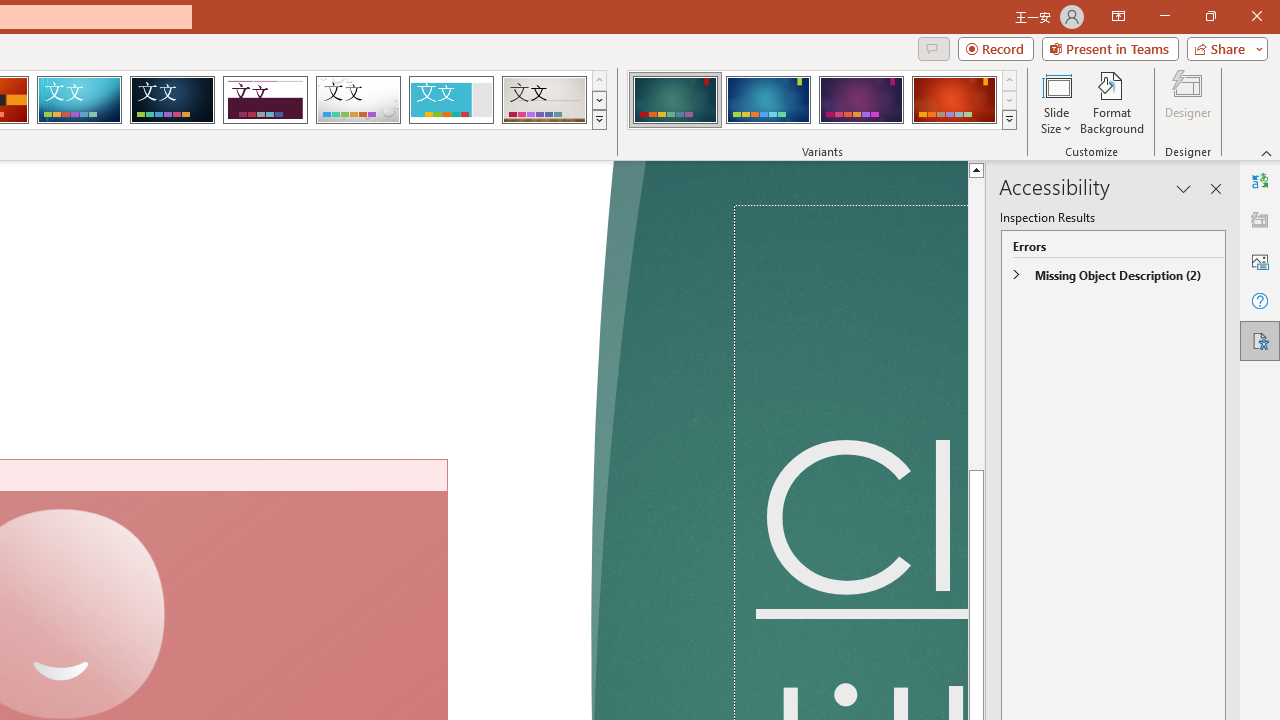 The image size is (1280, 720). Describe the element at coordinates (544, 100) in the screenshot. I see `'Gallery'` at that location.